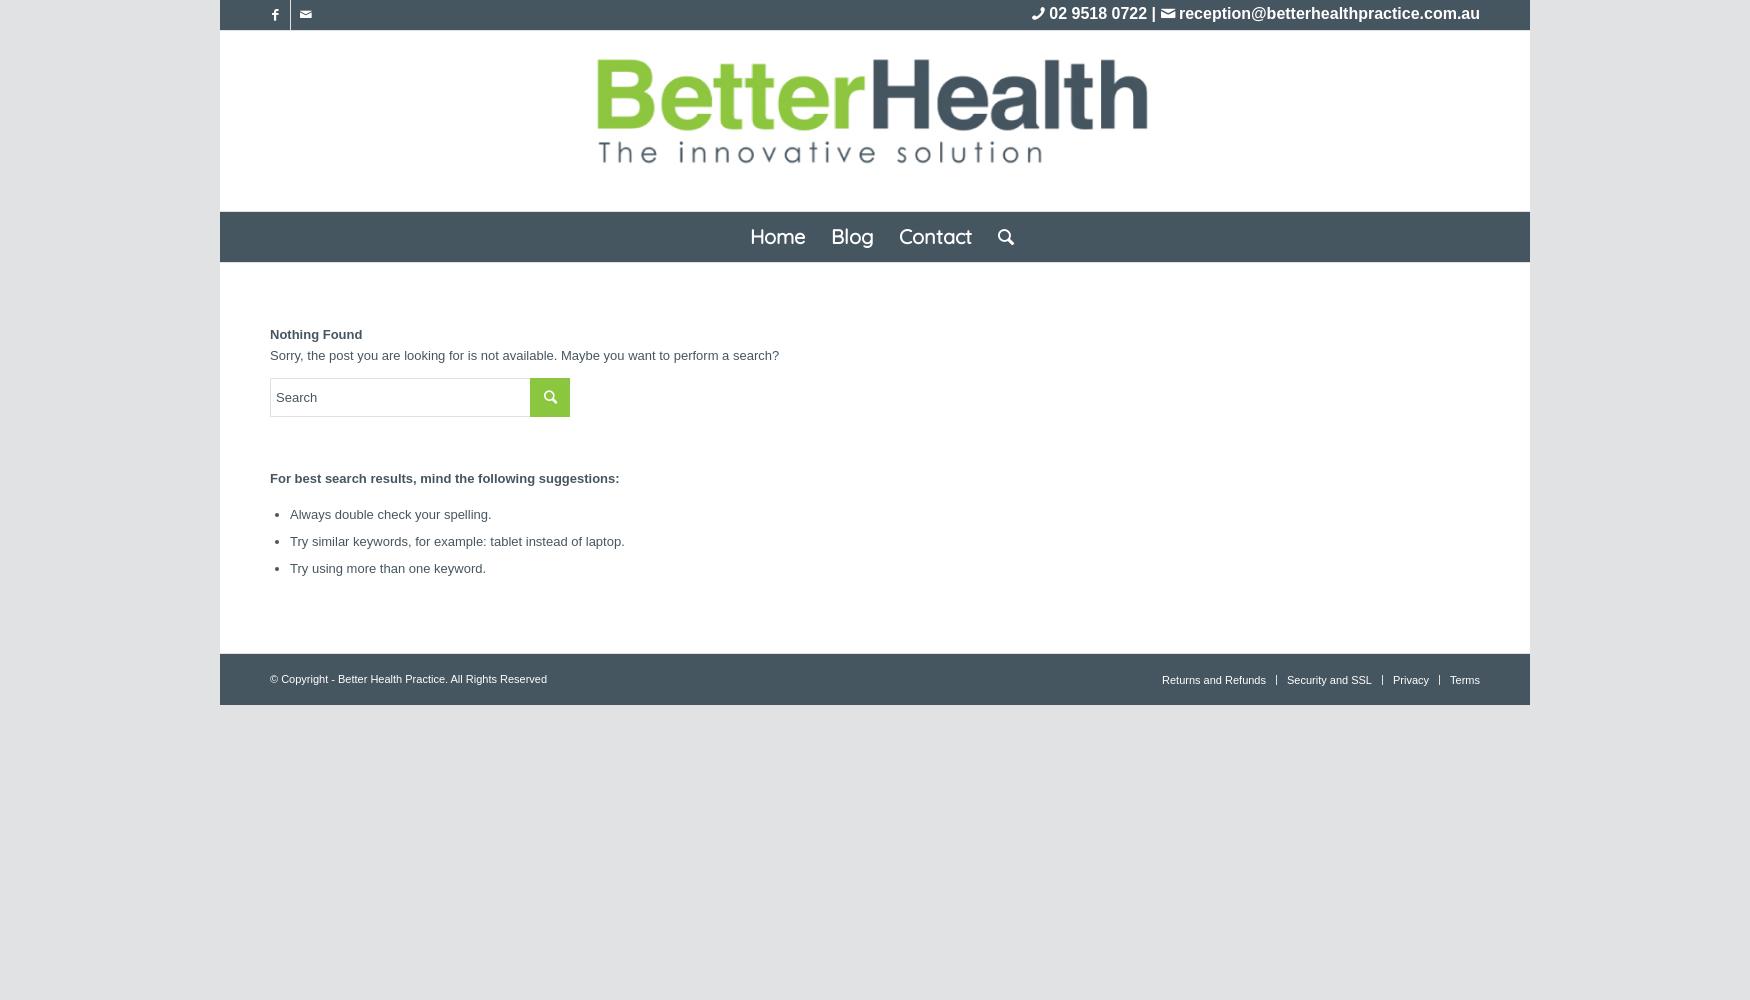 The width and height of the screenshot is (1750, 1000). What do you see at coordinates (456, 540) in the screenshot?
I see `'Try similar keywords, for example: tablet instead of laptop.'` at bounding box center [456, 540].